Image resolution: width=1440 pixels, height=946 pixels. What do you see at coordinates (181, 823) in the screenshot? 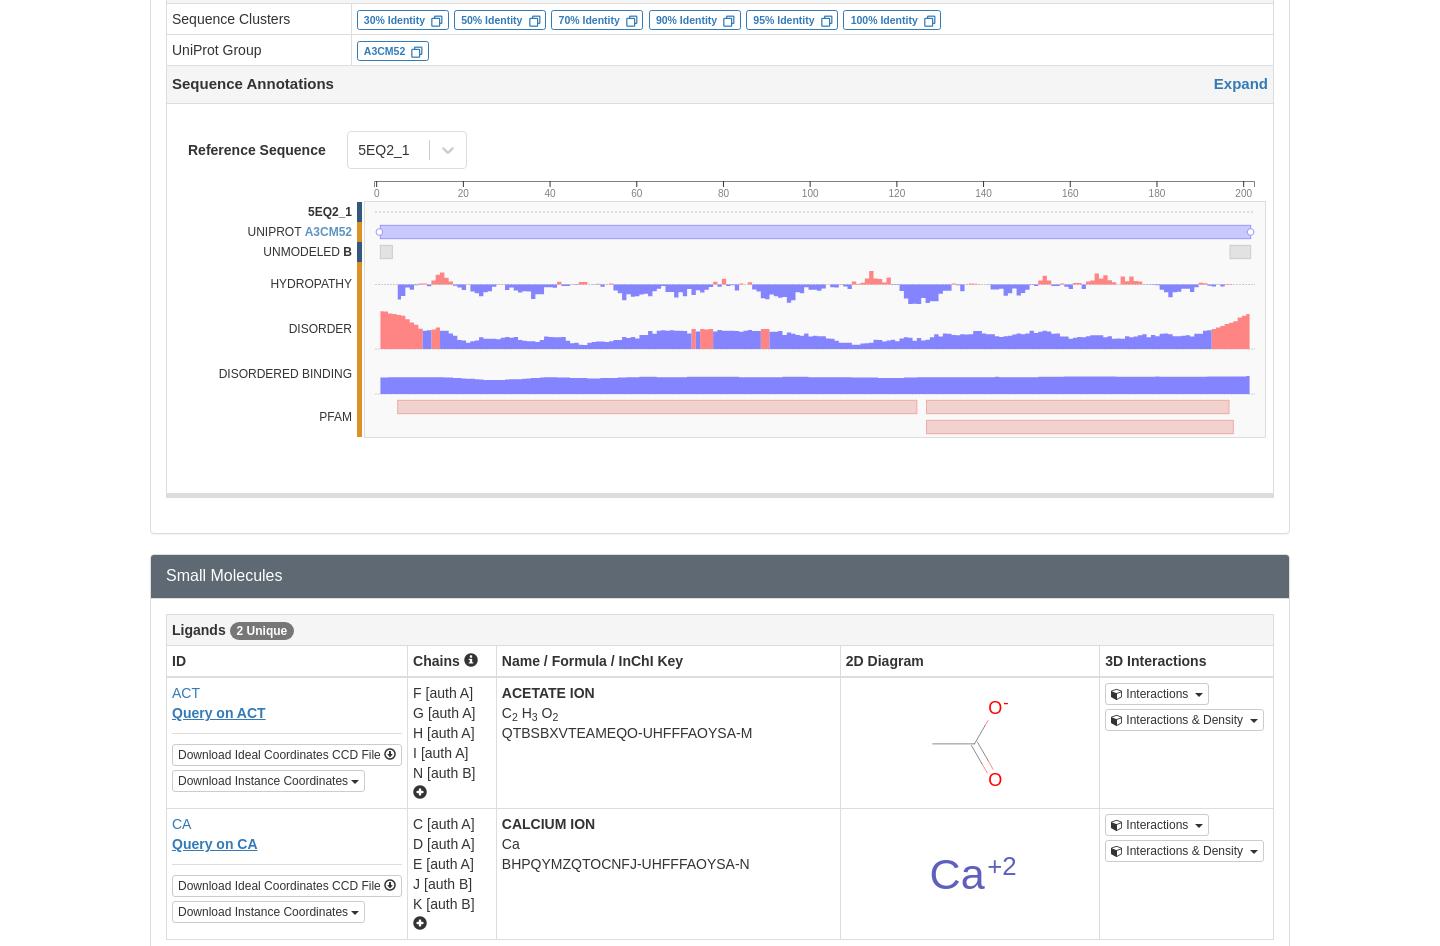
I see `'CA'` at bounding box center [181, 823].